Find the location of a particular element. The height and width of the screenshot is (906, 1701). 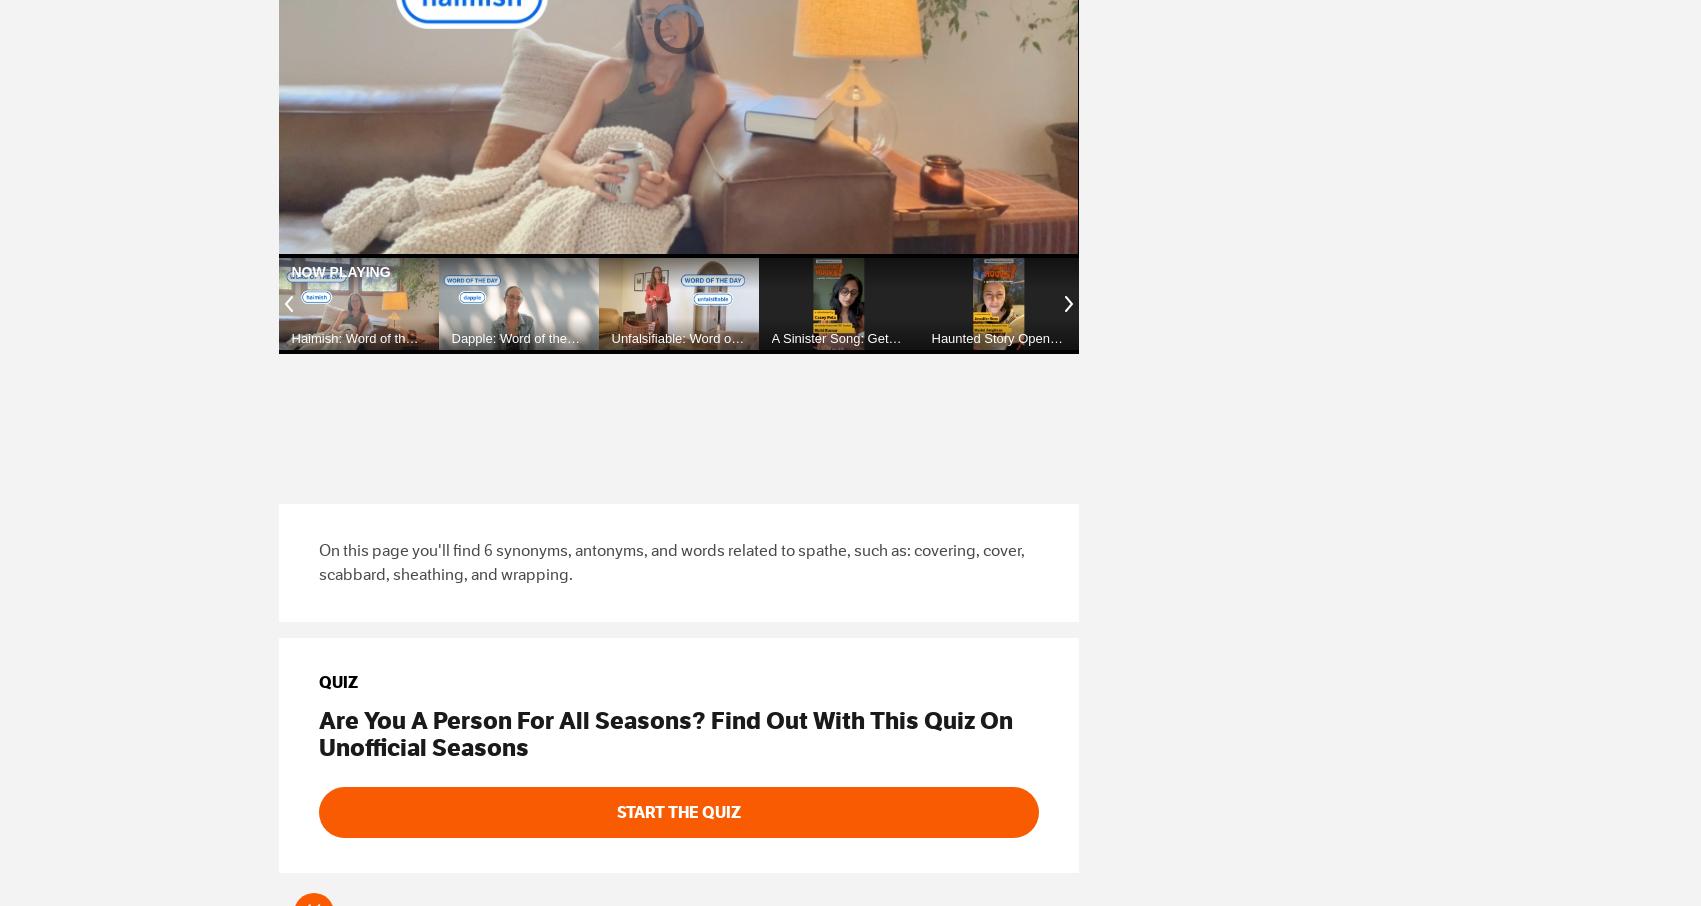

'Haimish: Word of the Day' is located at coordinates (291, 345).